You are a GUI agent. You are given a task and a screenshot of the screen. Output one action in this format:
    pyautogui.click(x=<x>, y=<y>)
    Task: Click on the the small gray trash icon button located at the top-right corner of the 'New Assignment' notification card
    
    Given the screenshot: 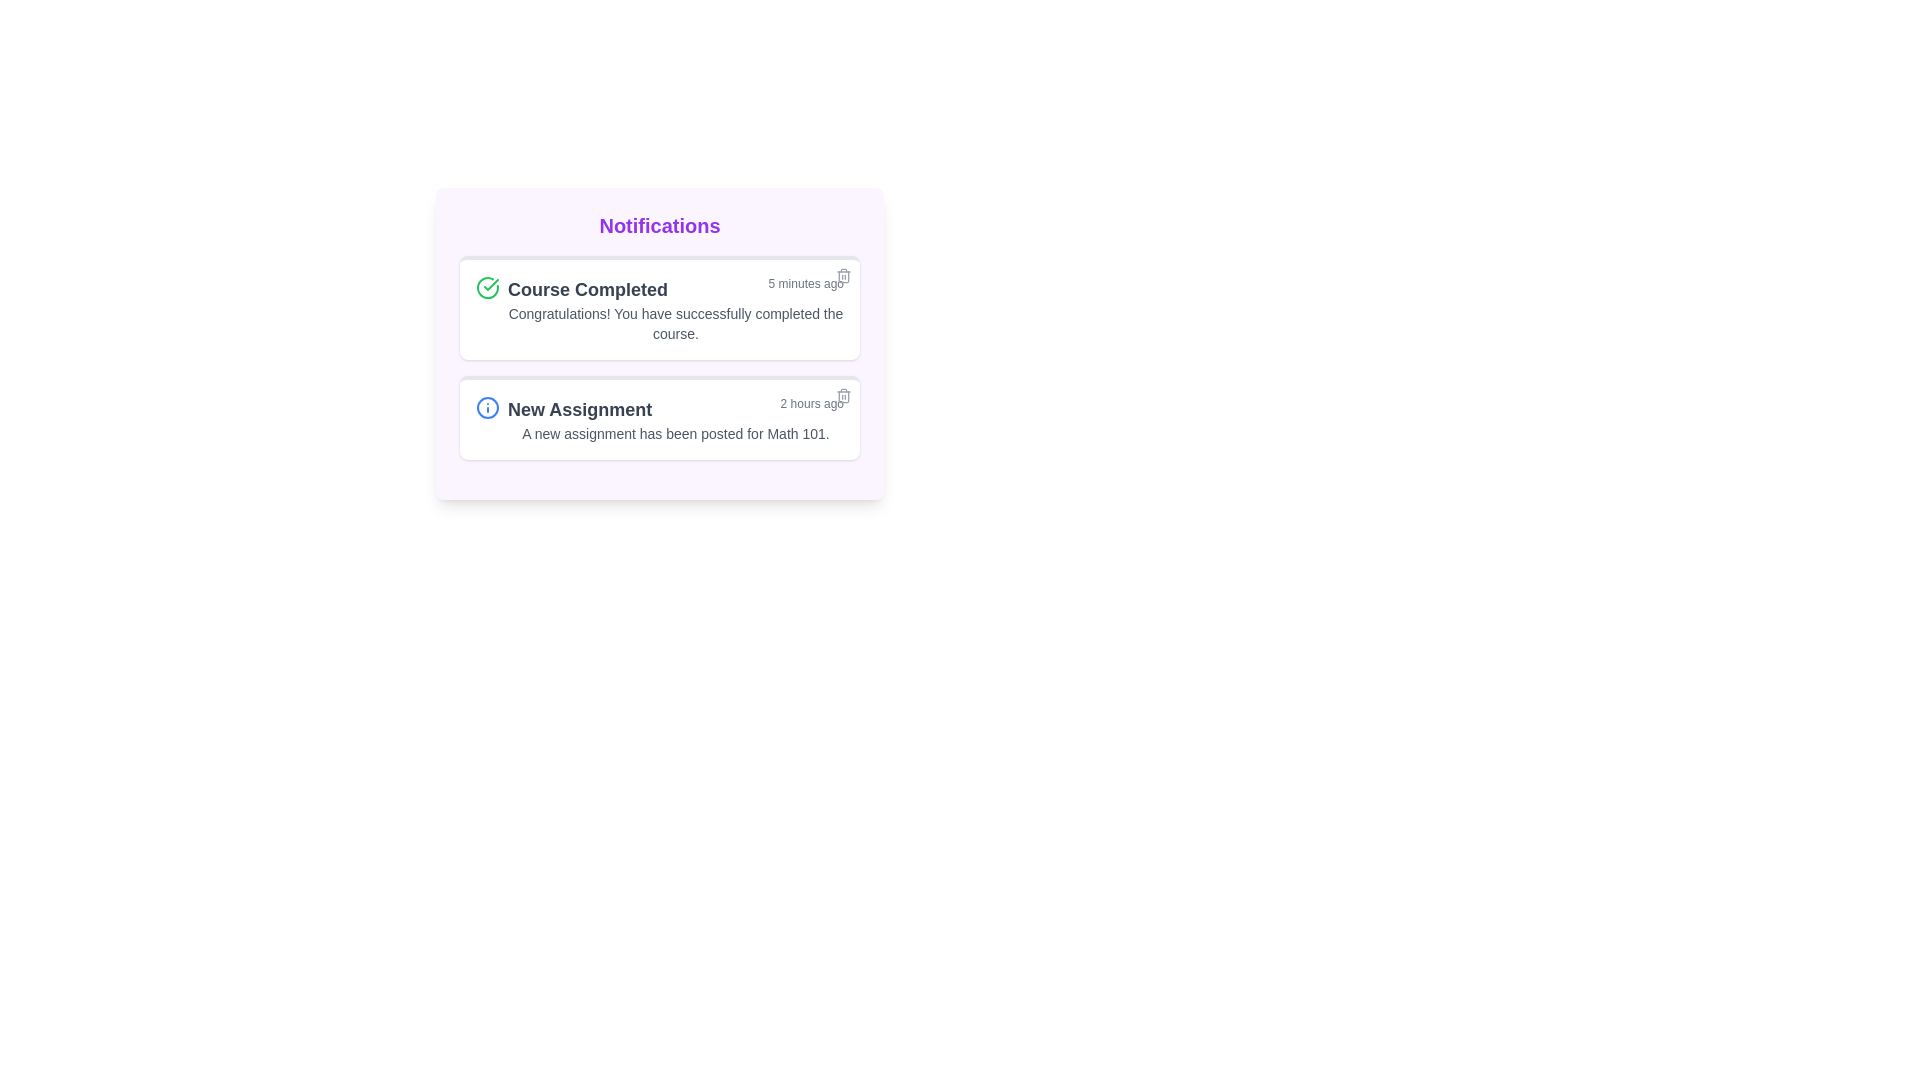 What is the action you would take?
    pyautogui.click(x=844, y=396)
    